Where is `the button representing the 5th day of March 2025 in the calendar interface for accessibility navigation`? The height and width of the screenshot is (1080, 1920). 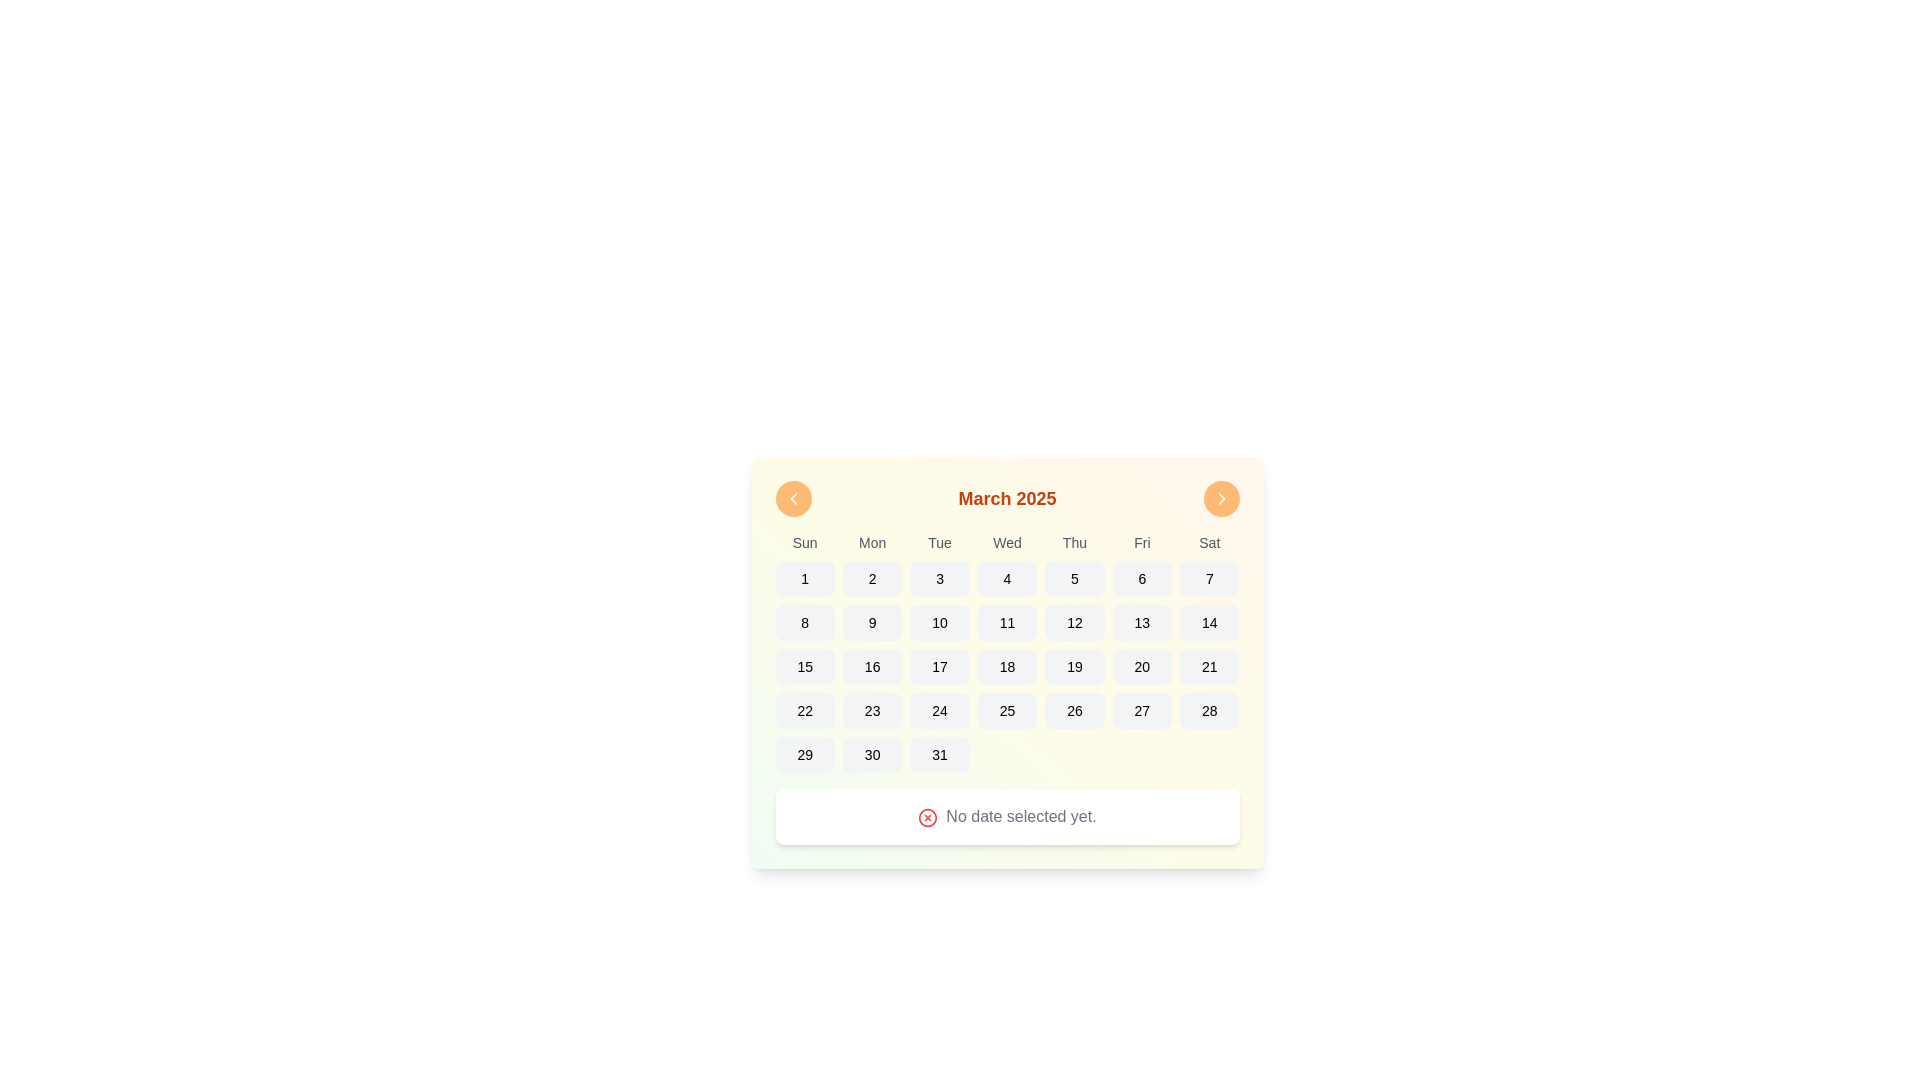 the button representing the 5th day of March 2025 in the calendar interface for accessibility navigation is located at coordinates (1074, 578).